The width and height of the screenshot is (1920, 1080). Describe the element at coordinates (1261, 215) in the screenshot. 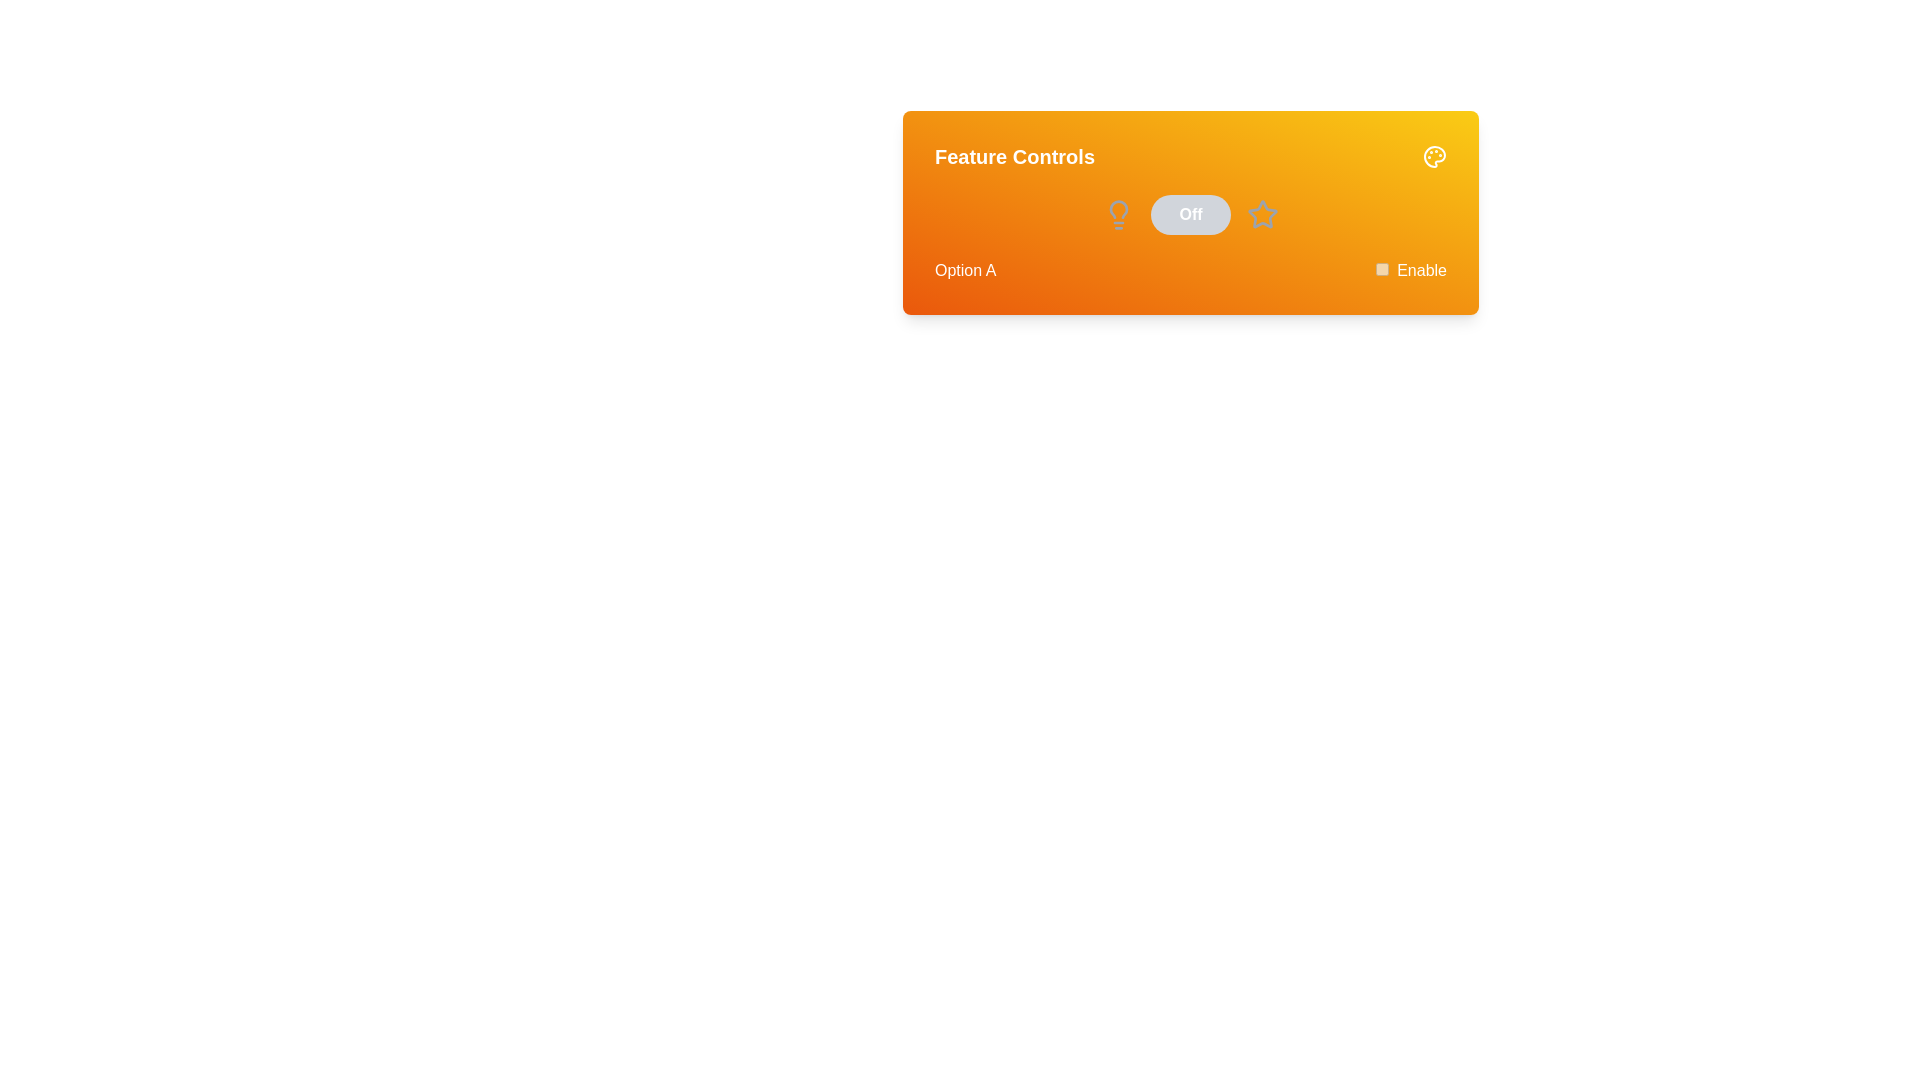

I see `the star-shaped icon located within the orange background block labeled 'Feature Controls', positioned between the 'Off' toggle button and other elements` at that location.